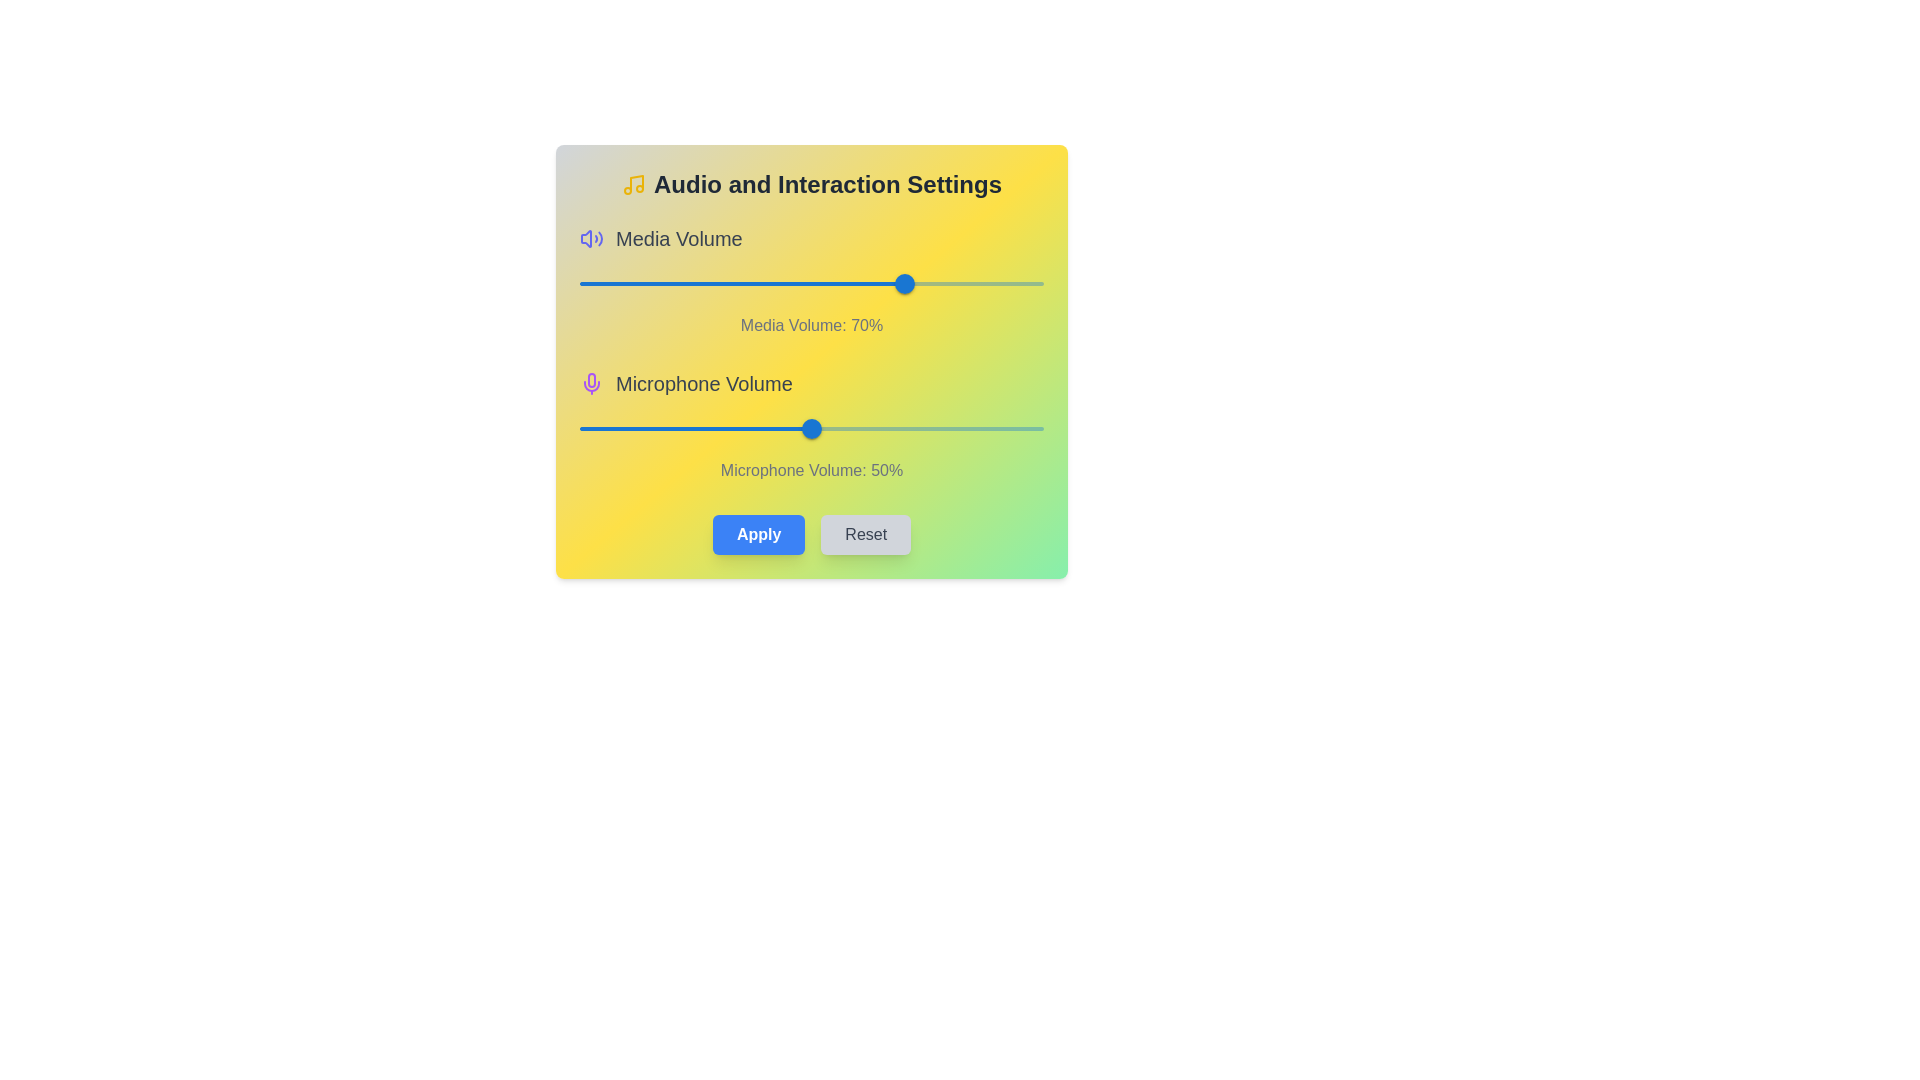 The image size is (1920, 1080). I want to click on the red filled portion of the Media Volume slider's progress bar, which visually represents the current volume level, so click(741, 284).